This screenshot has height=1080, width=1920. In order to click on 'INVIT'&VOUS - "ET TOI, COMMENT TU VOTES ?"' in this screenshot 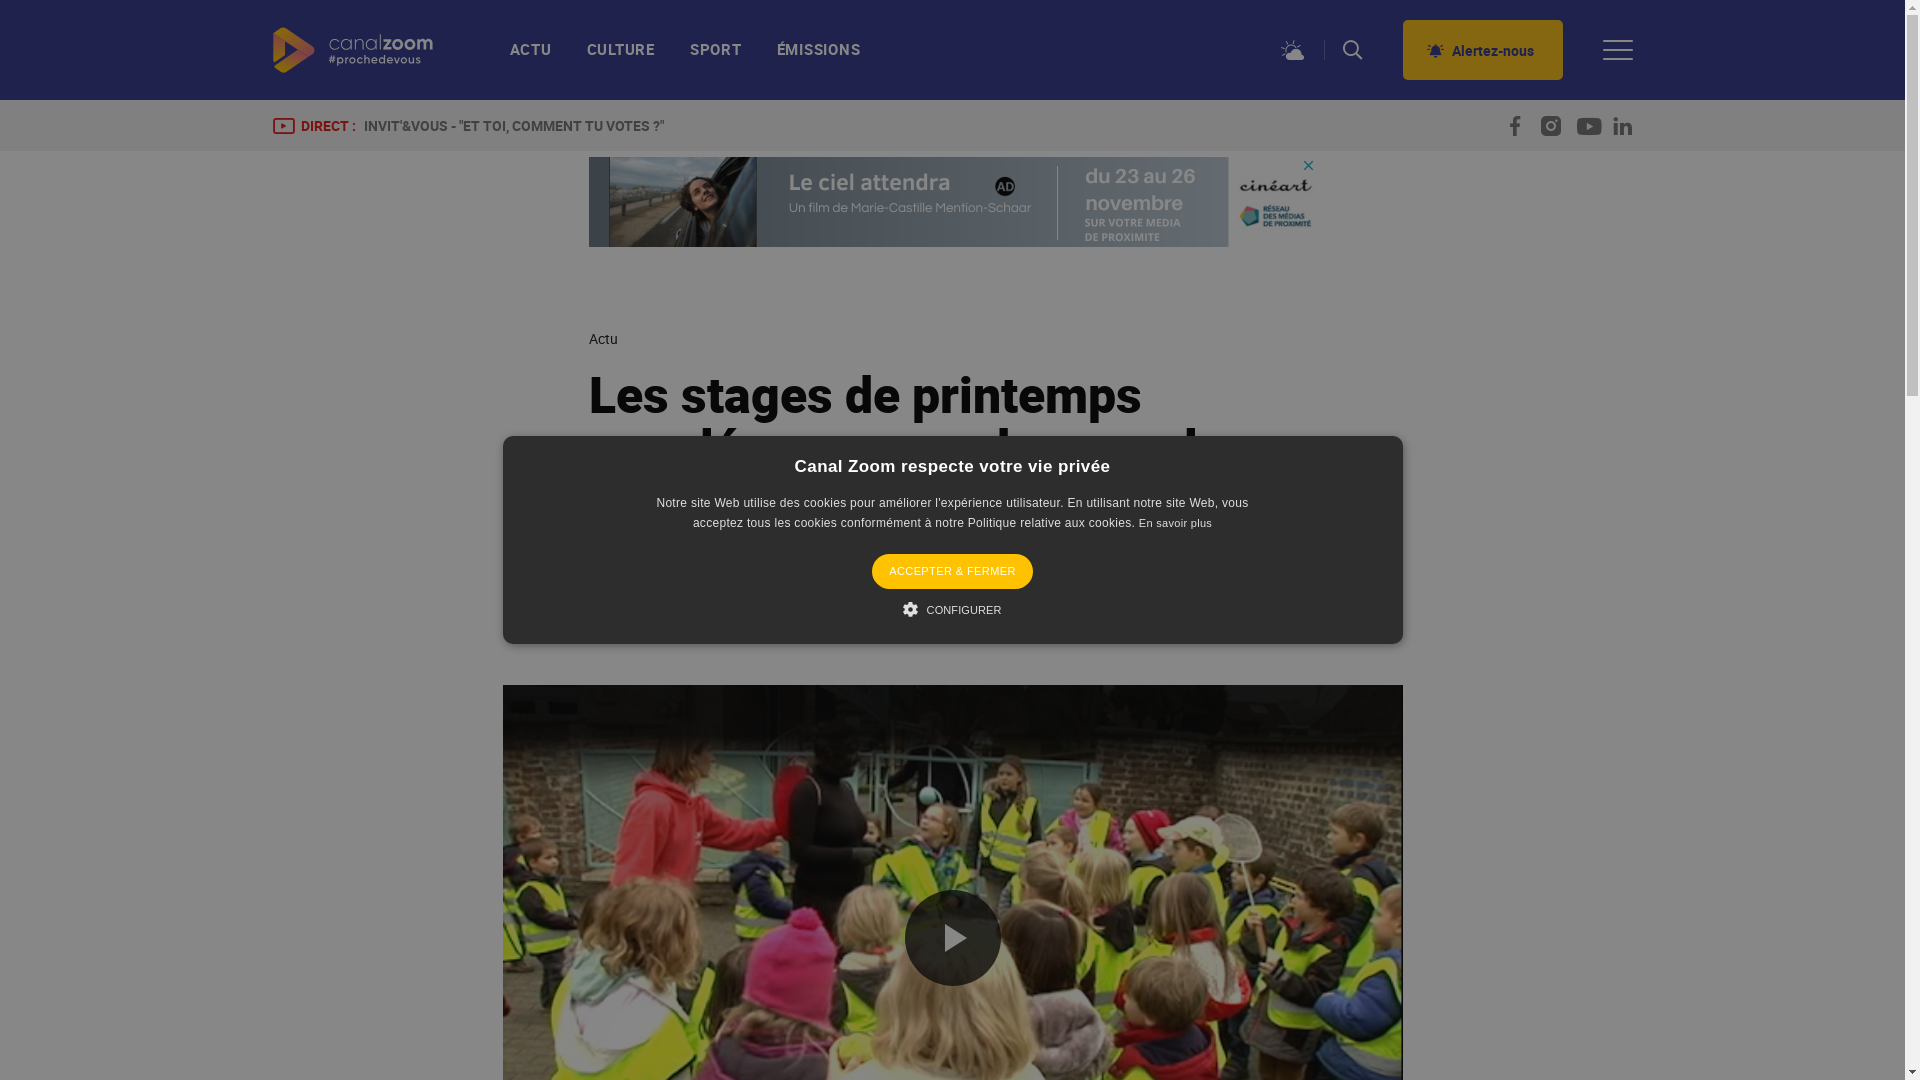, I will do `click(513, 126)`.